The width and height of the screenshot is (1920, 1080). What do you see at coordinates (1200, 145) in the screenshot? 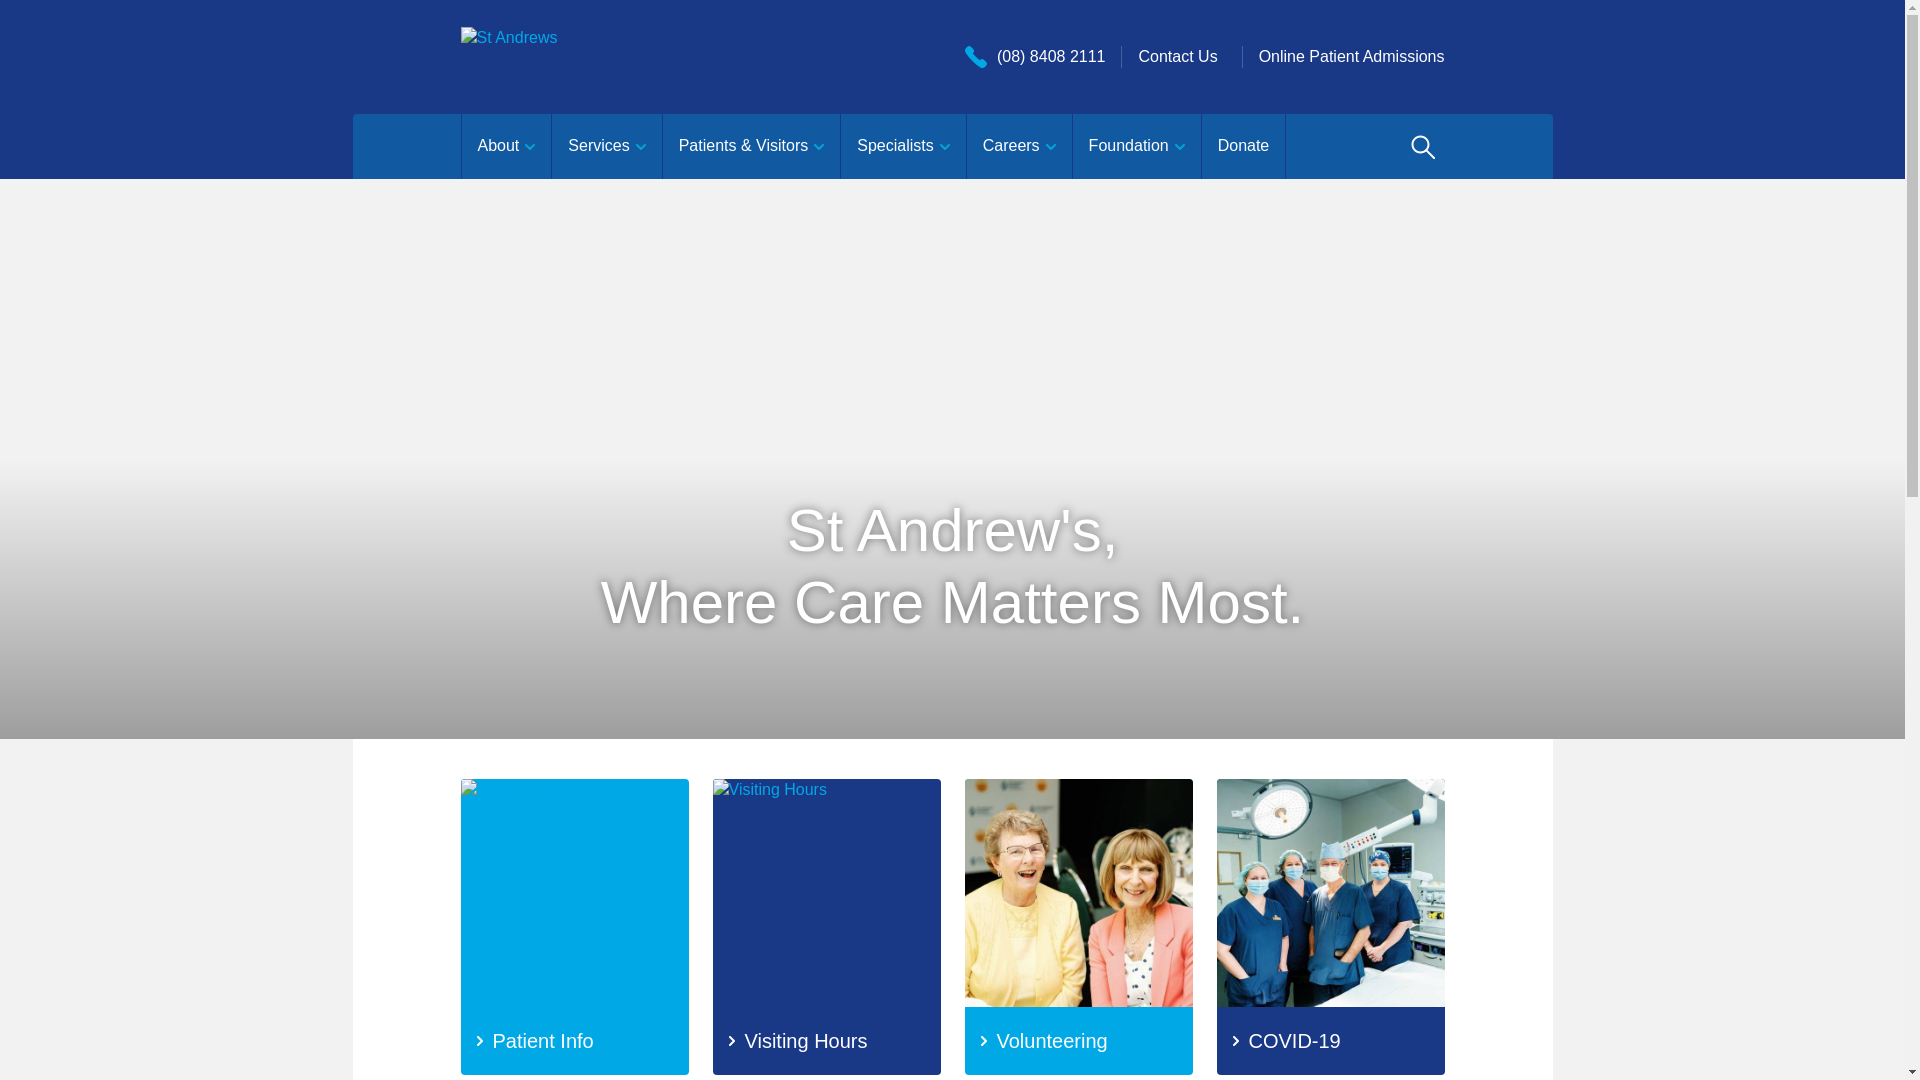
I see `'Donate'` at bounding box center [1200, 145].